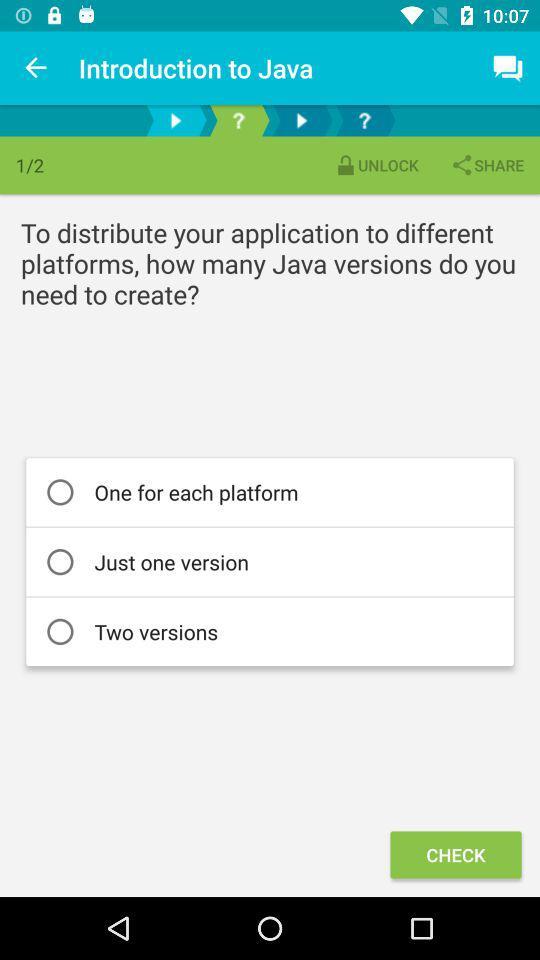  I want to click on the icon next to the introduction to java, so click(36, 68).